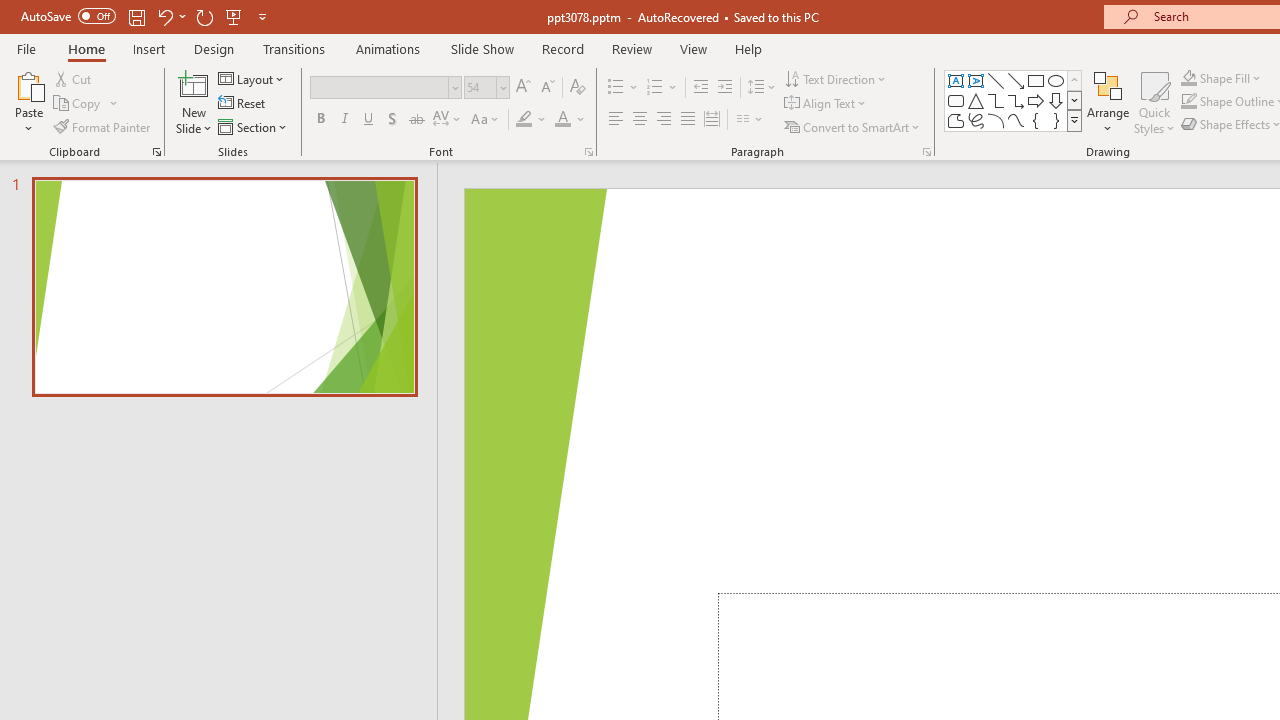 This screenshot has width=1280, height=720. Describe the element at coordinates (388, 48) in the screenshot. I see `'Animations'` at that location.